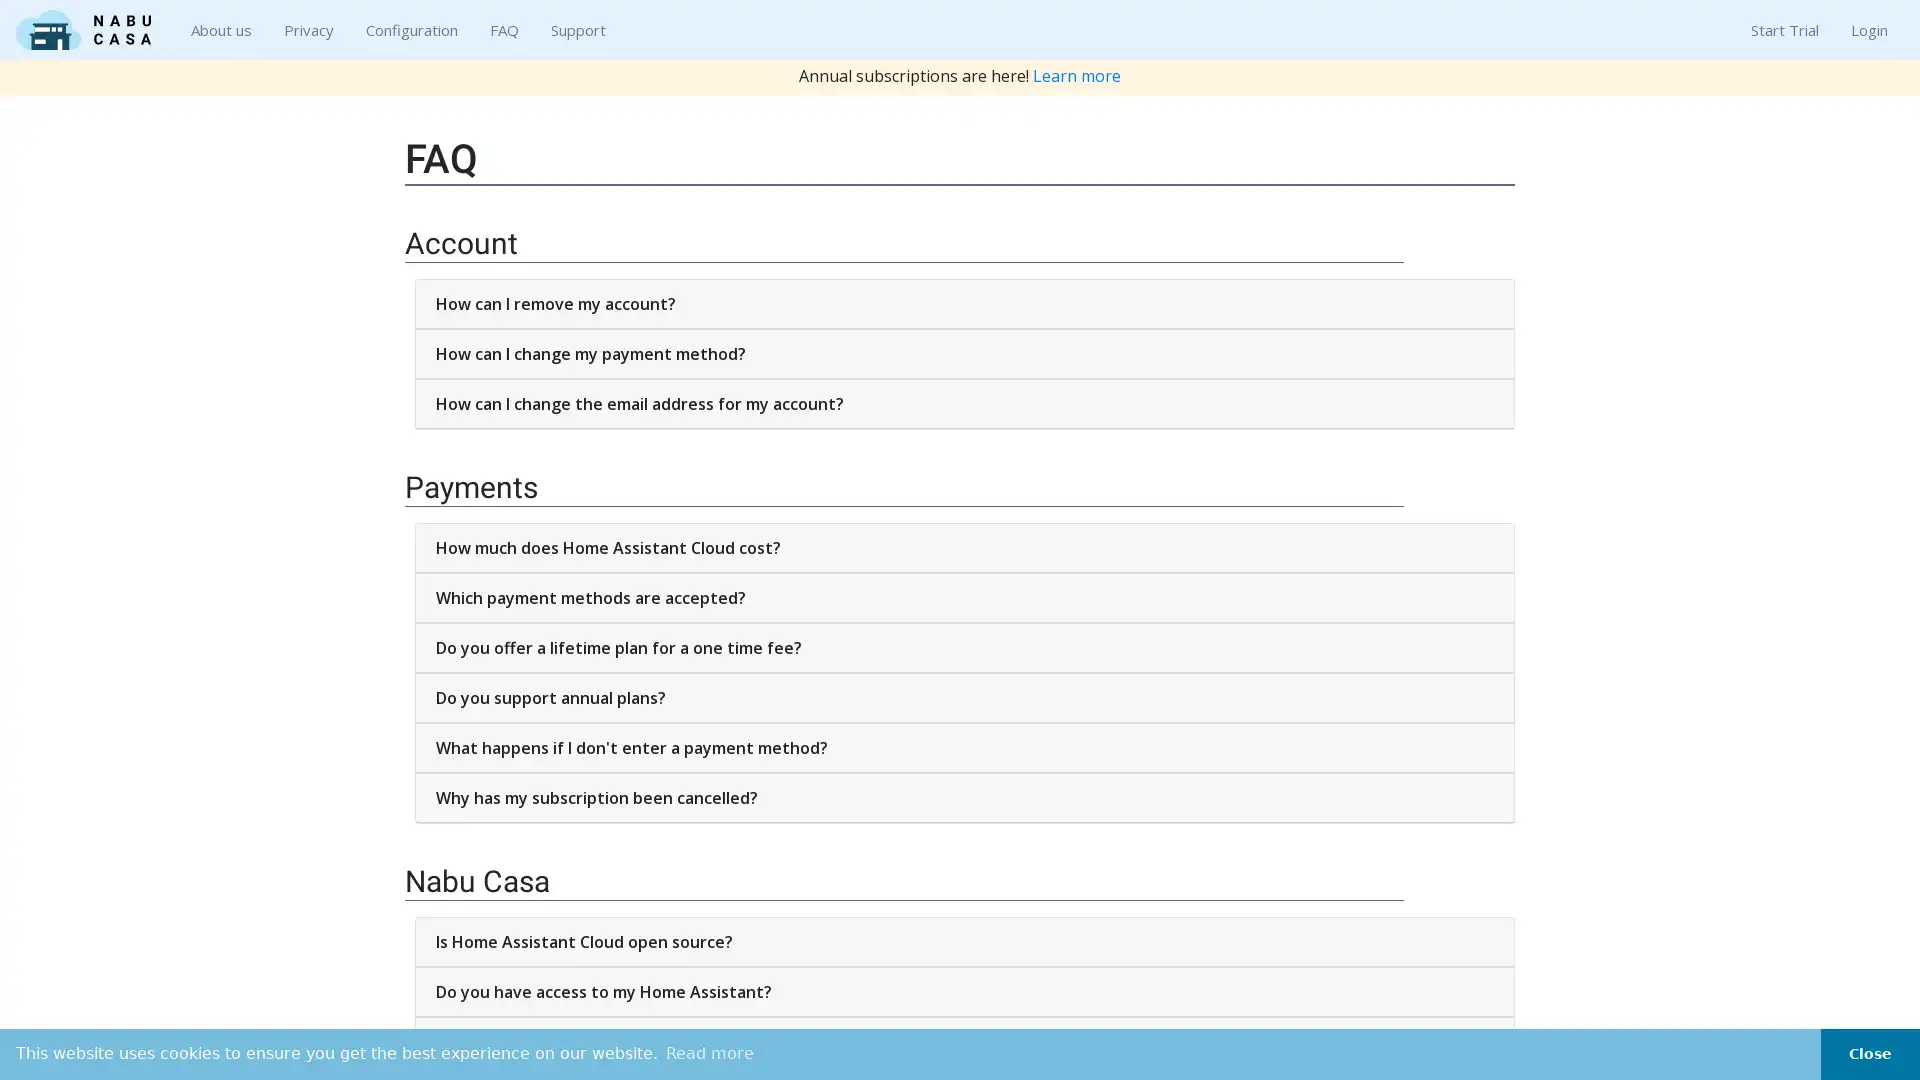  What do you see at coordinates (964, 797) in the screenshot?
I see `Why has my subscription been cancelled?` at bounding box center [964, 797].